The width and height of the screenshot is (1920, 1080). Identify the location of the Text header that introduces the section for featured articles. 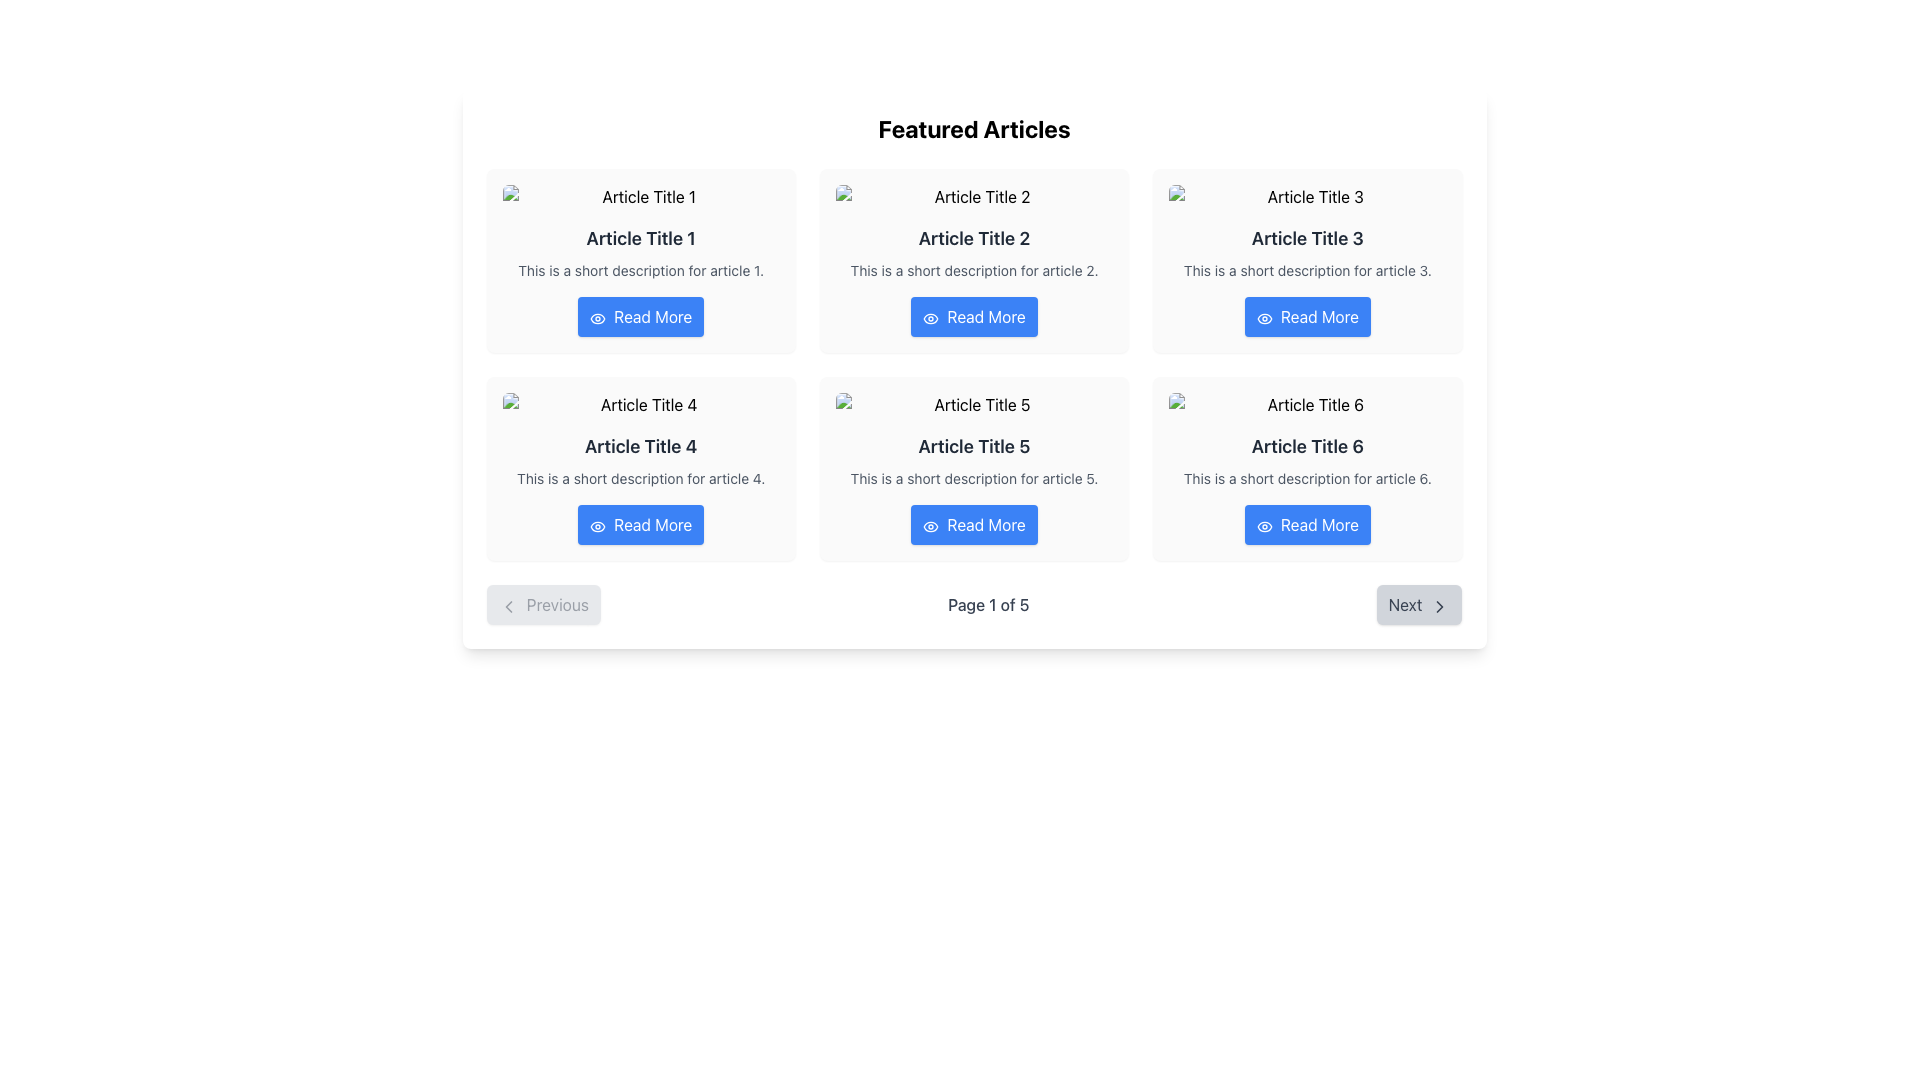
(974, 128).